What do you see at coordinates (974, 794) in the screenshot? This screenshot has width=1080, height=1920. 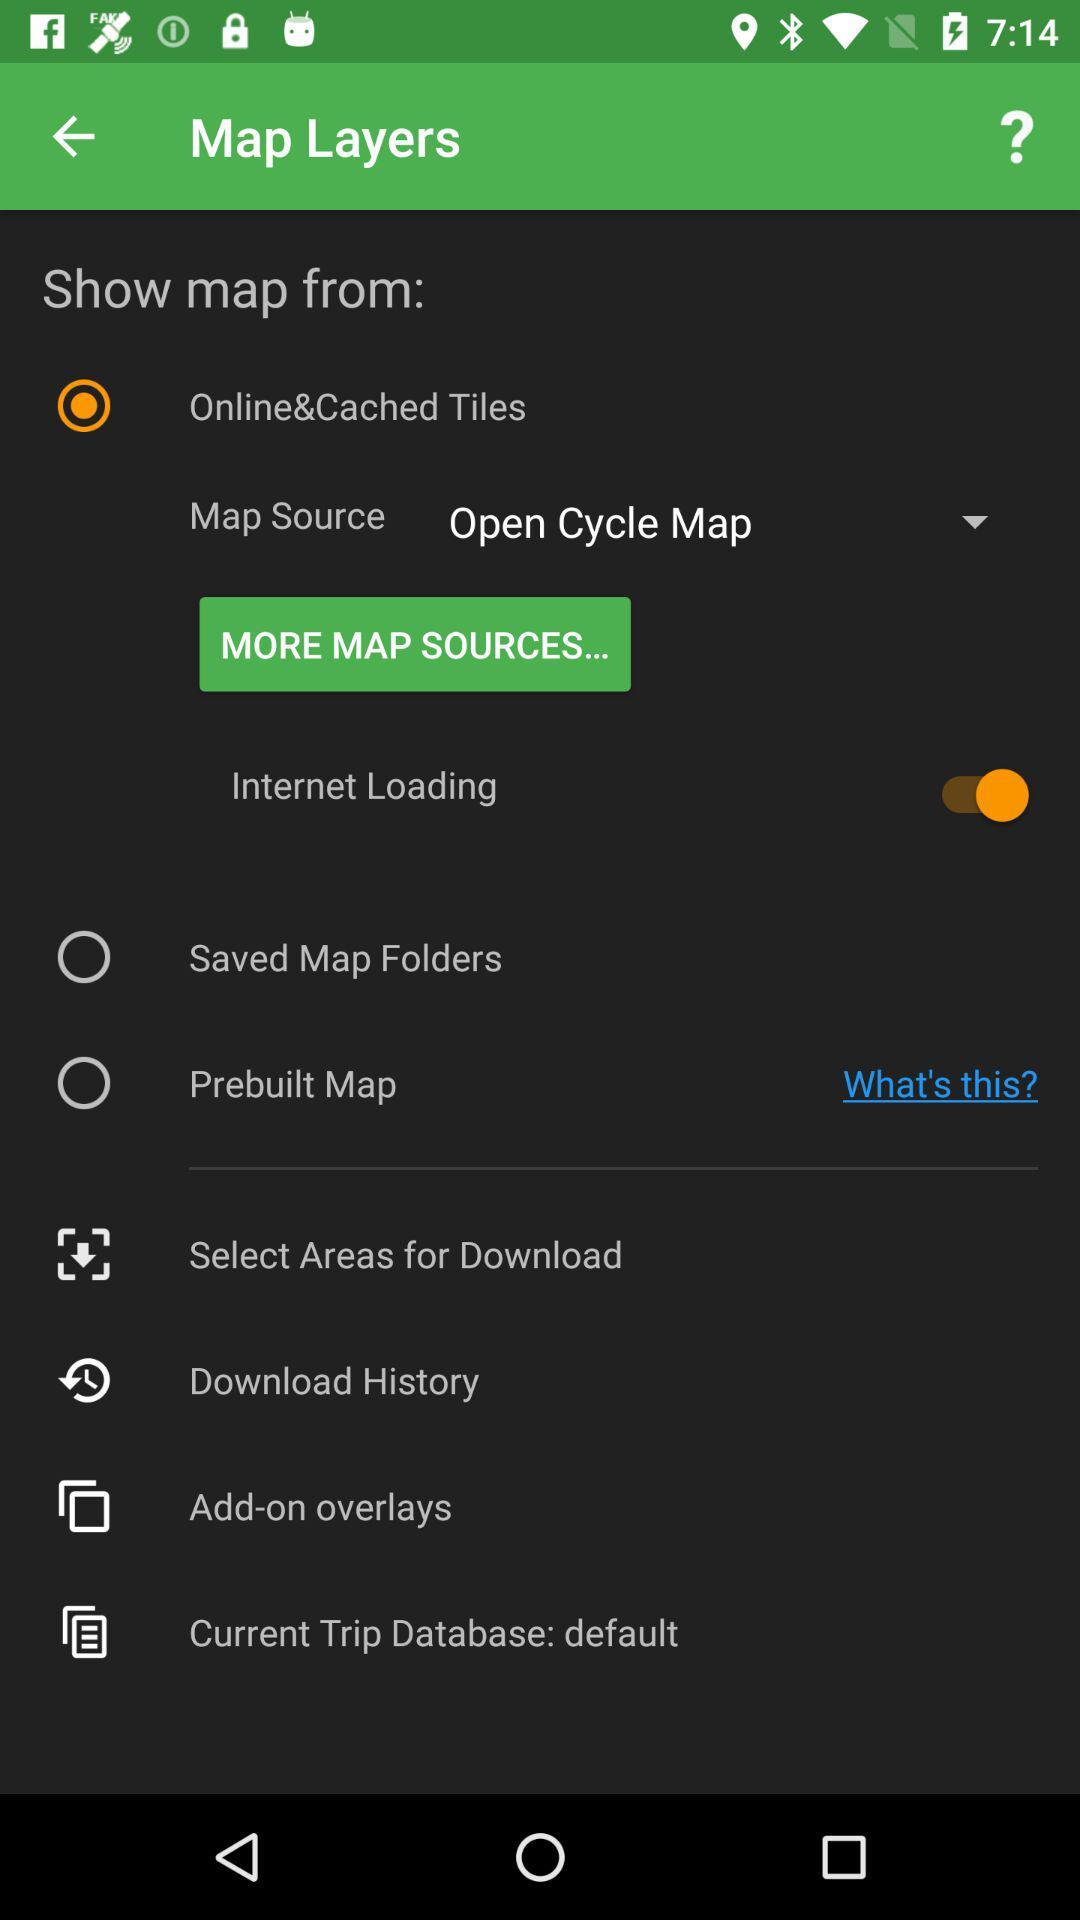 I see `the item above what's this? item` at bounding box center [974, 794].